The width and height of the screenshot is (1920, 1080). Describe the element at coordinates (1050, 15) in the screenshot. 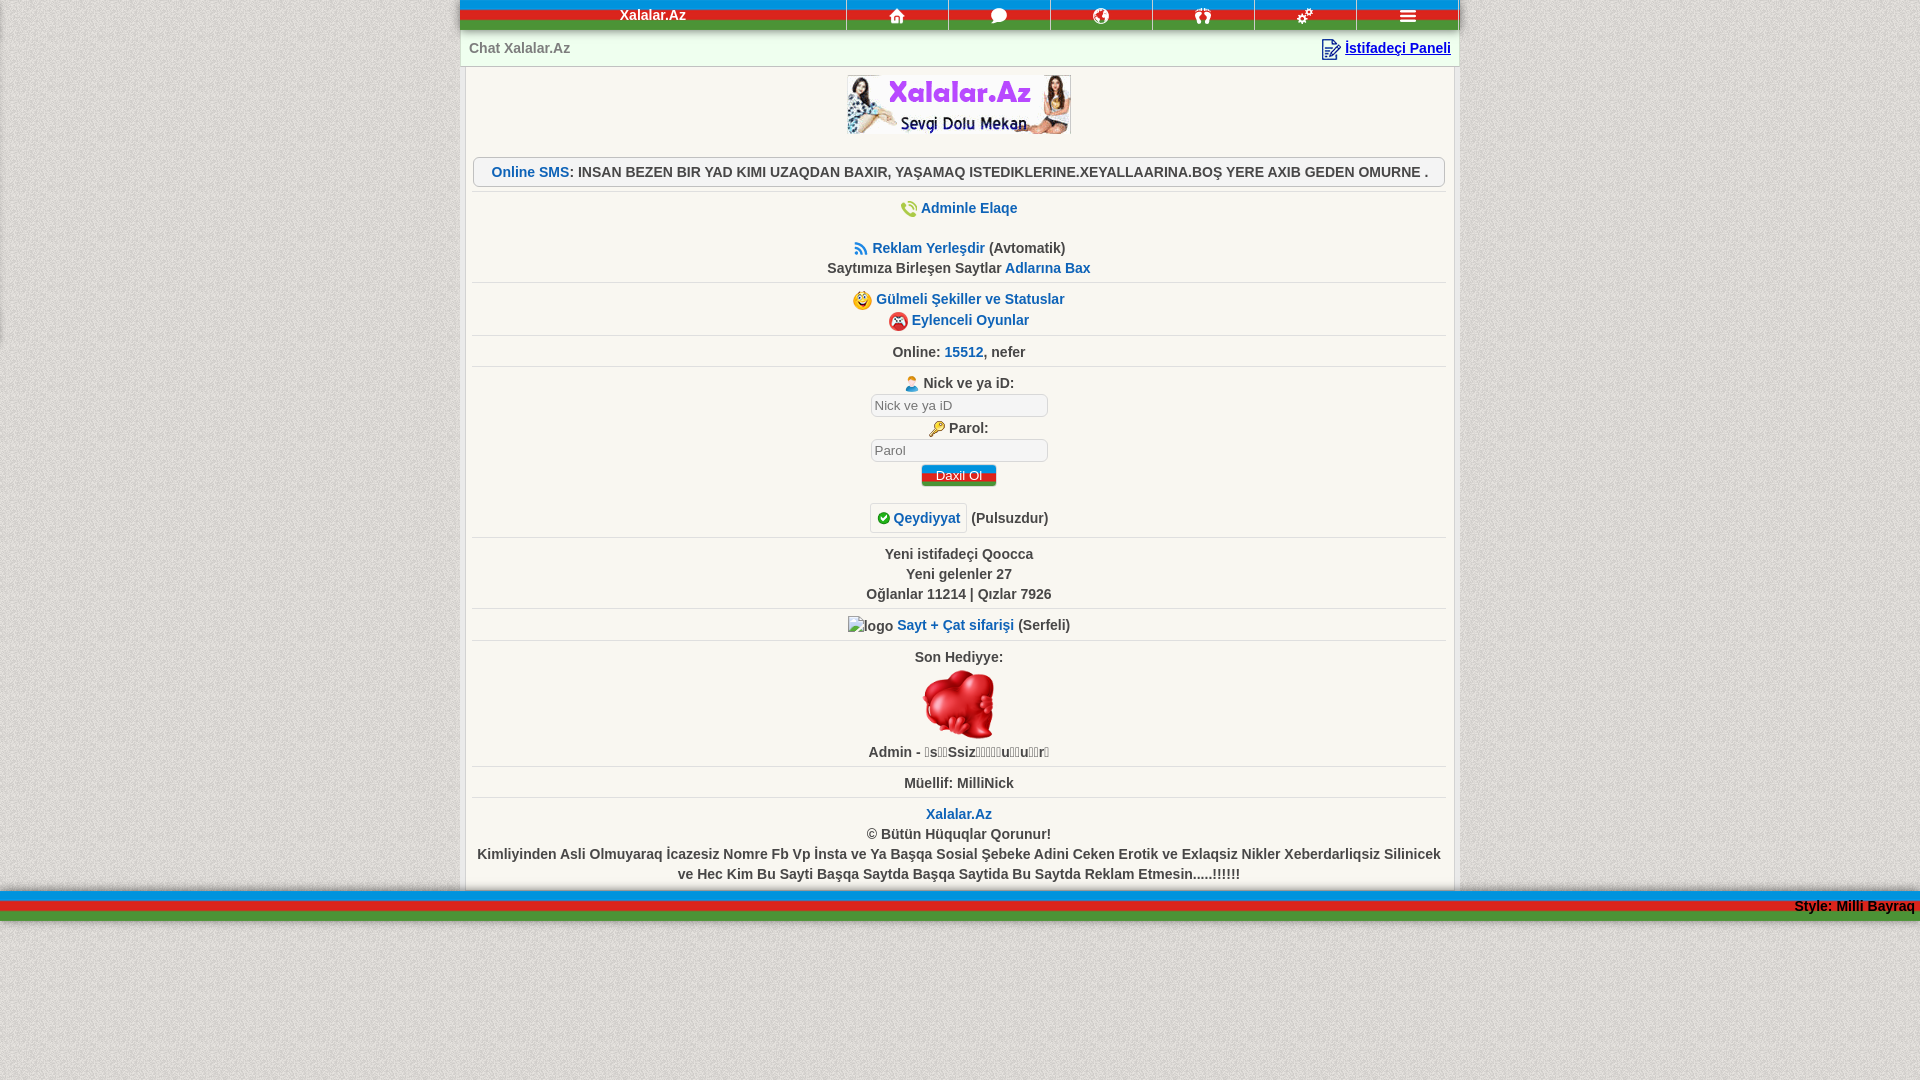

I see `'Mektublar'` at that location.